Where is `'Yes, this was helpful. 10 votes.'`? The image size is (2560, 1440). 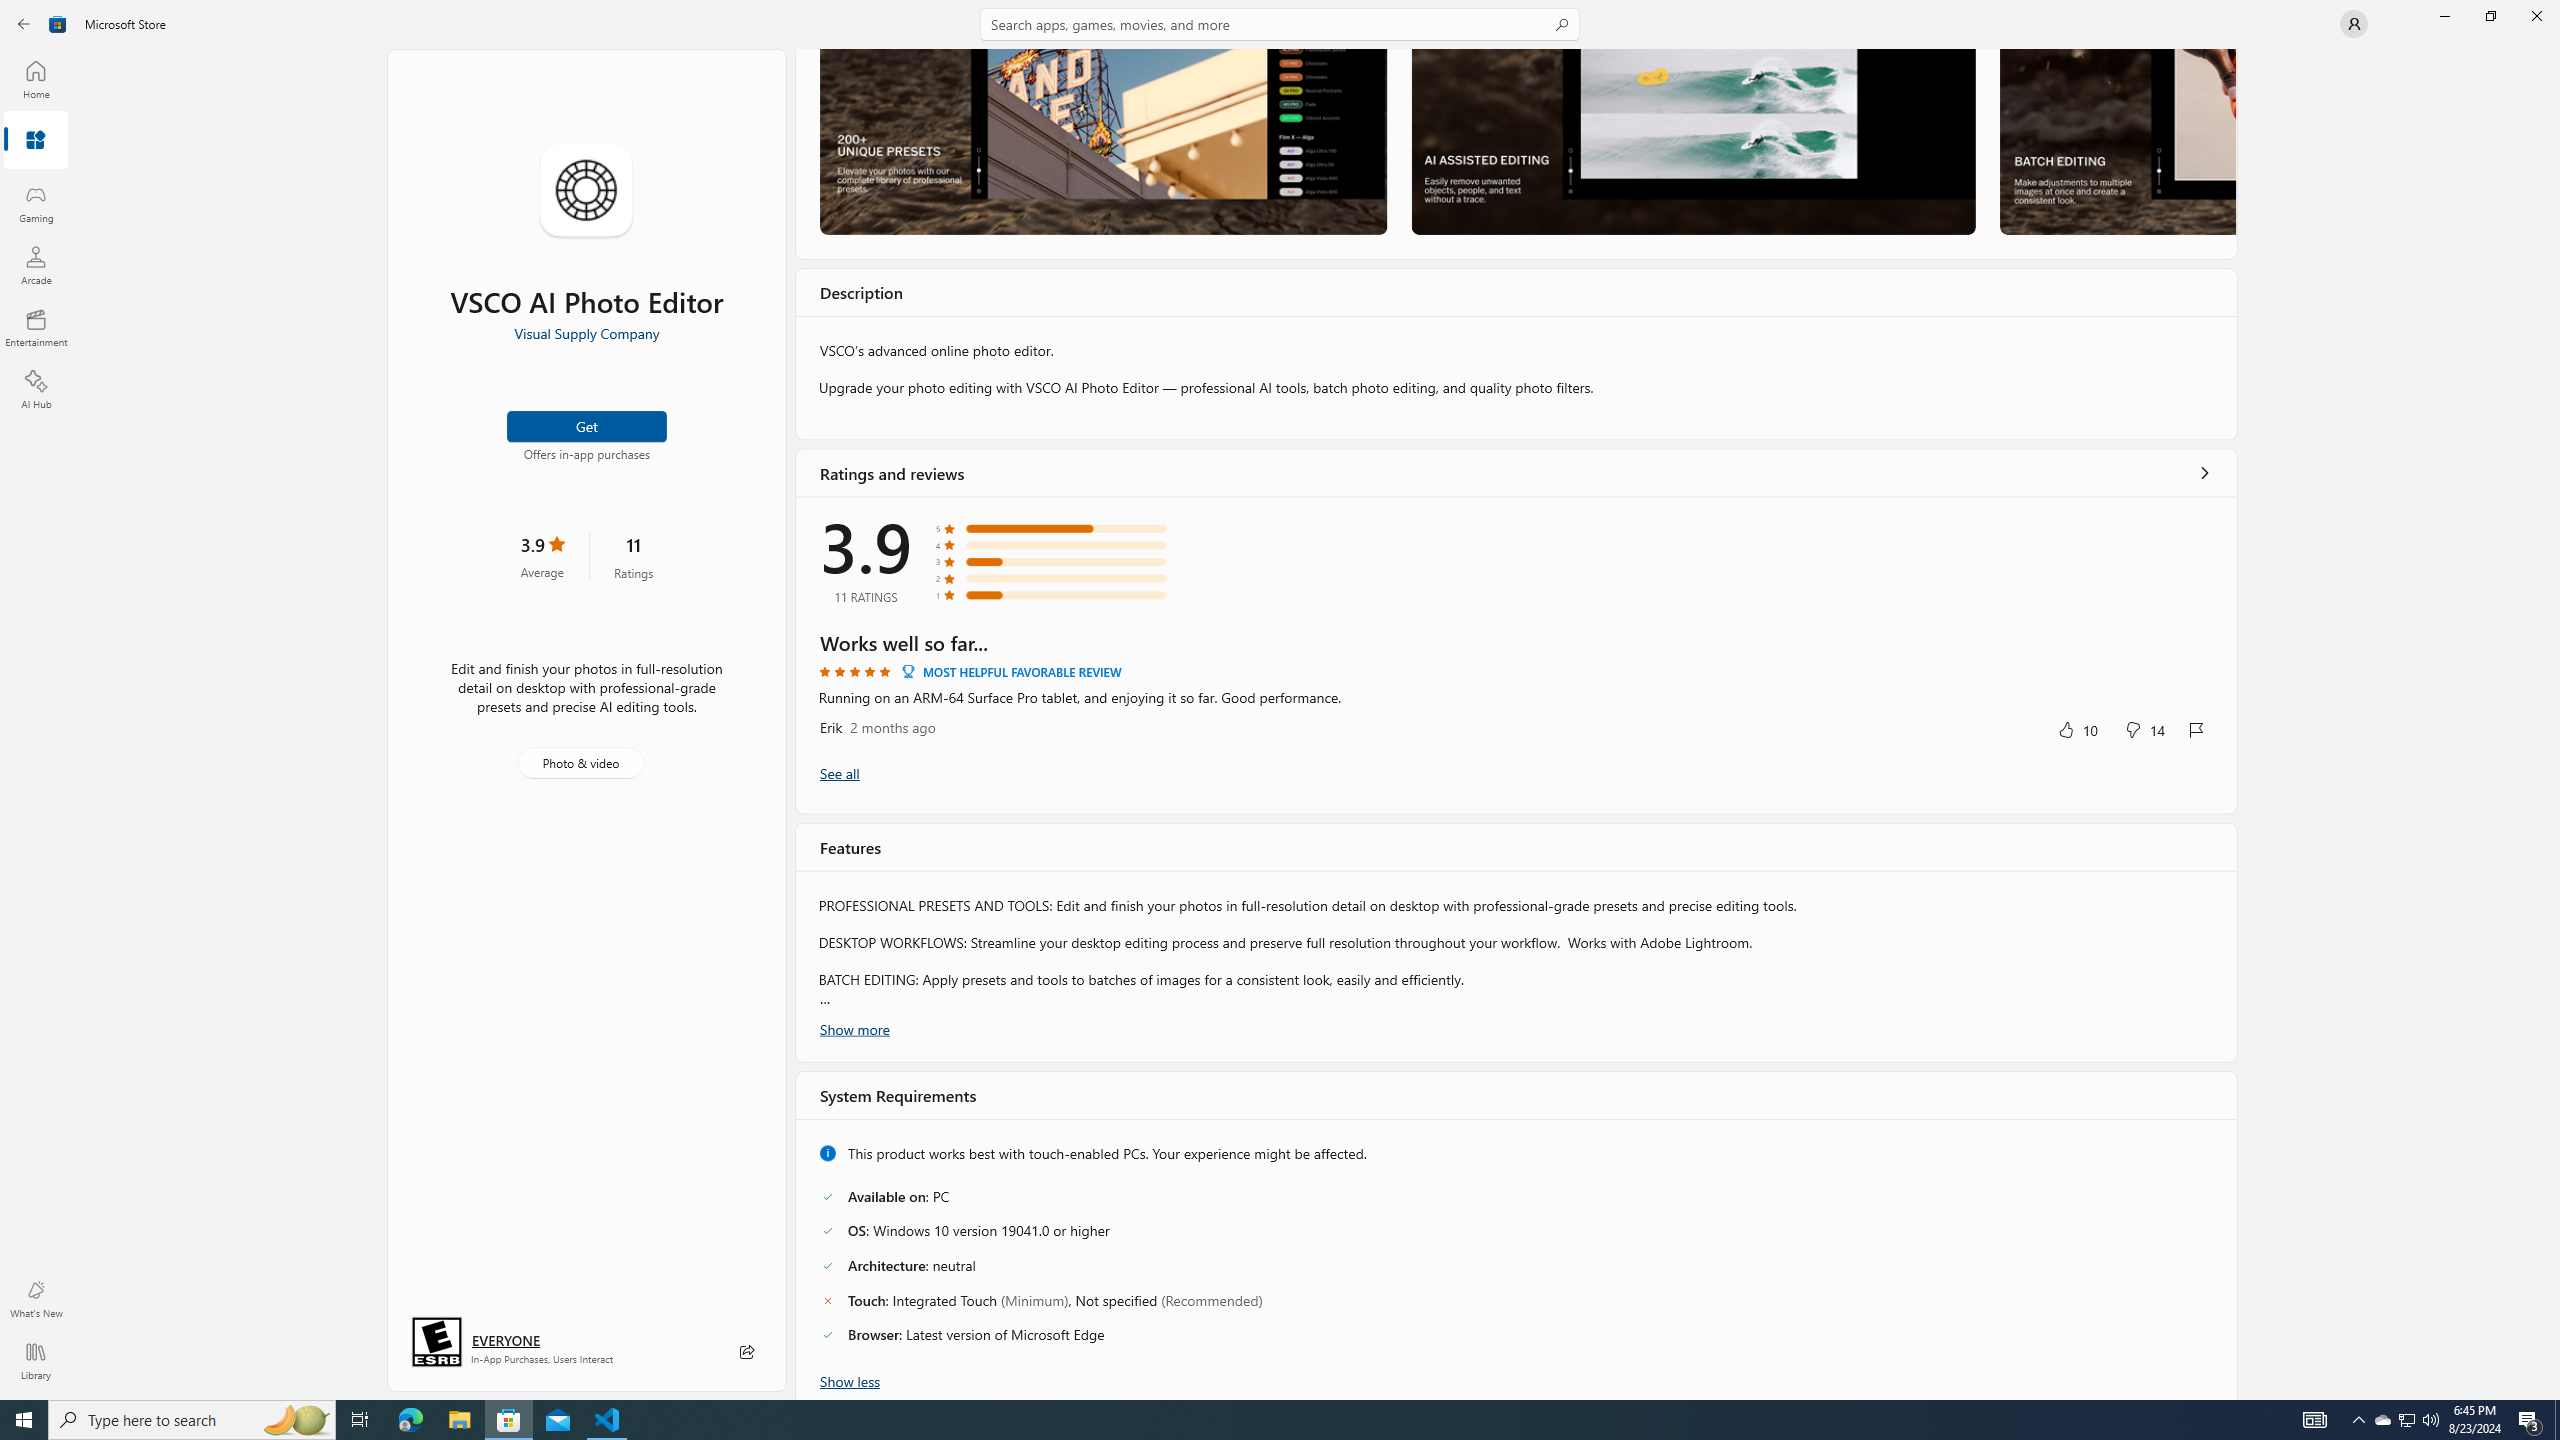
'Yes, this was helpful. 10 votes.' is located at coordinates (2076, 728).